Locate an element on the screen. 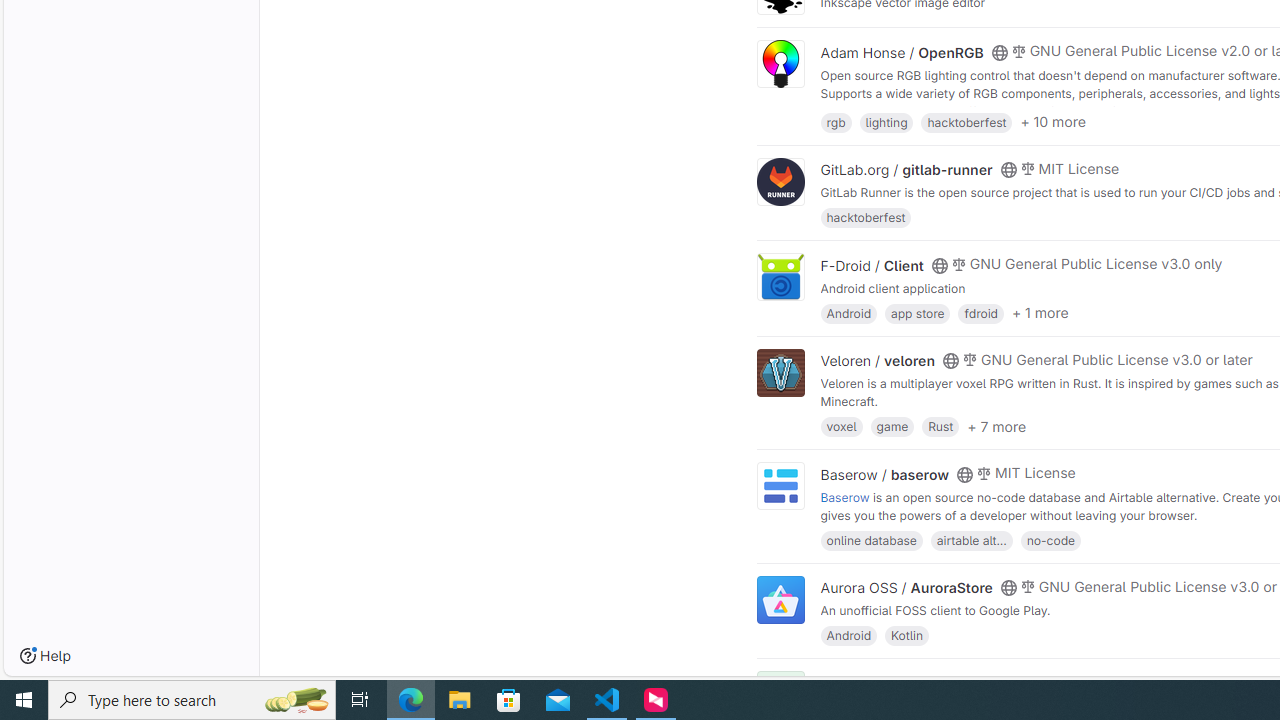 This screenshot has height=720, width=1280. 'Aurora OSS / AuroraStore' is located at coordinates (905, 586).